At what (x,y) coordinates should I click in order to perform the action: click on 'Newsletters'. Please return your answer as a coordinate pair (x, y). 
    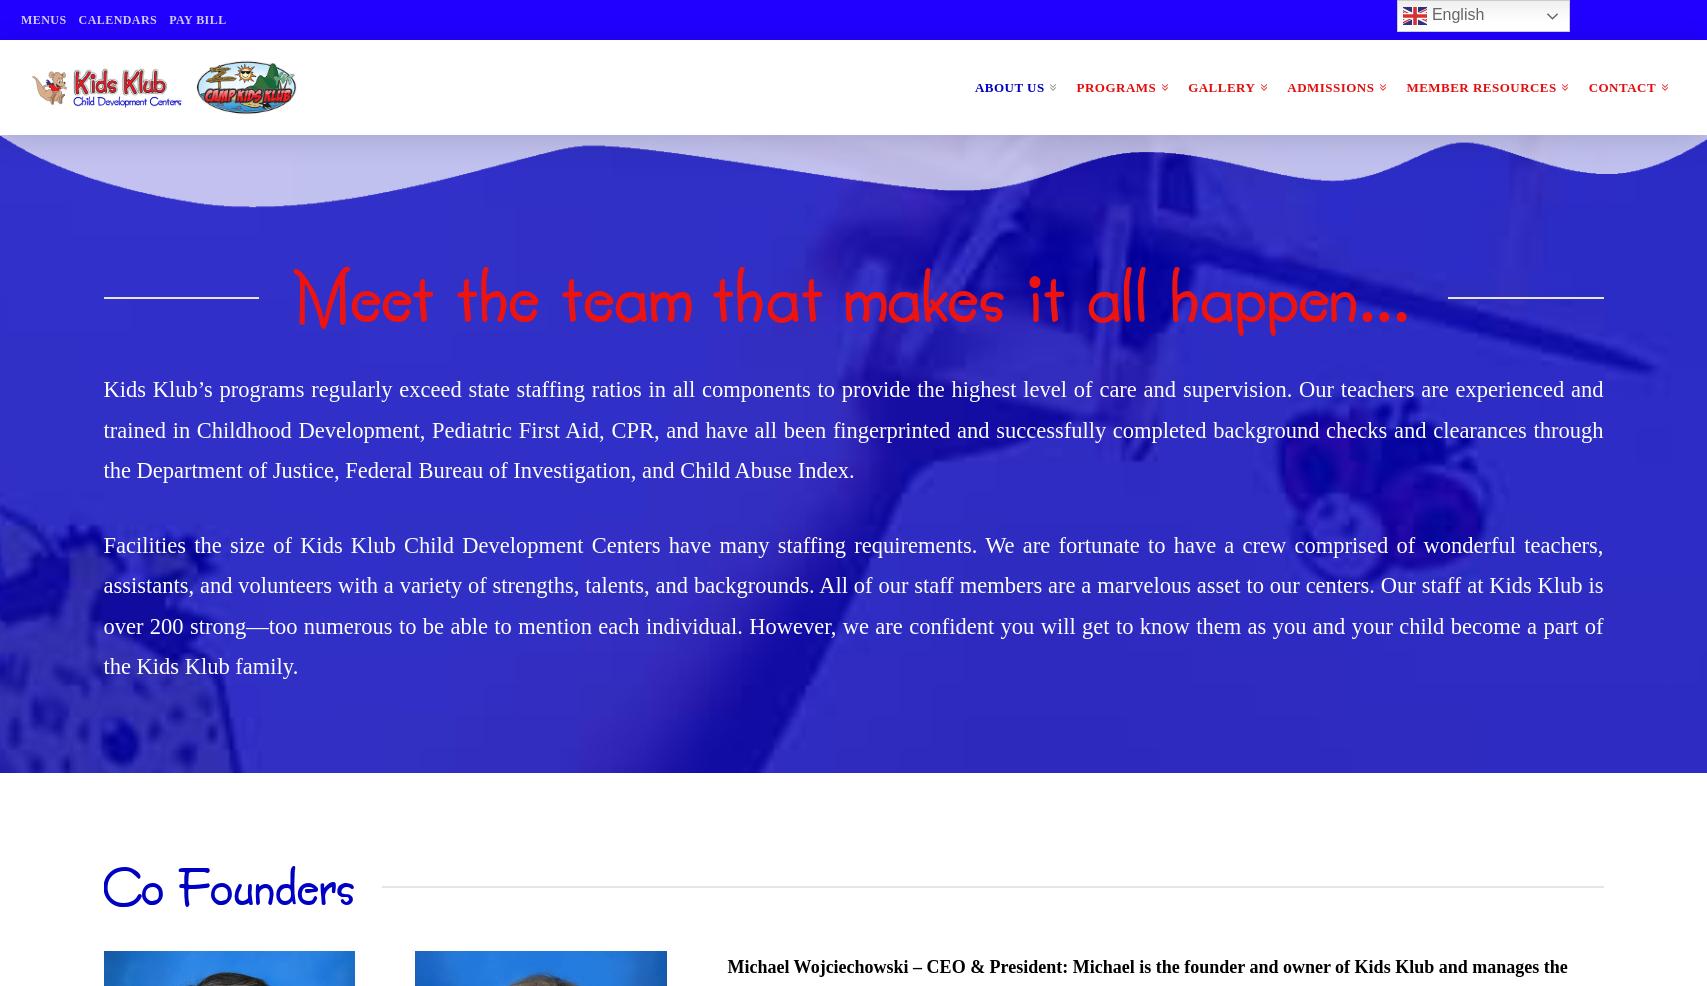
    Looking at the image, I should click on (1393, 319).